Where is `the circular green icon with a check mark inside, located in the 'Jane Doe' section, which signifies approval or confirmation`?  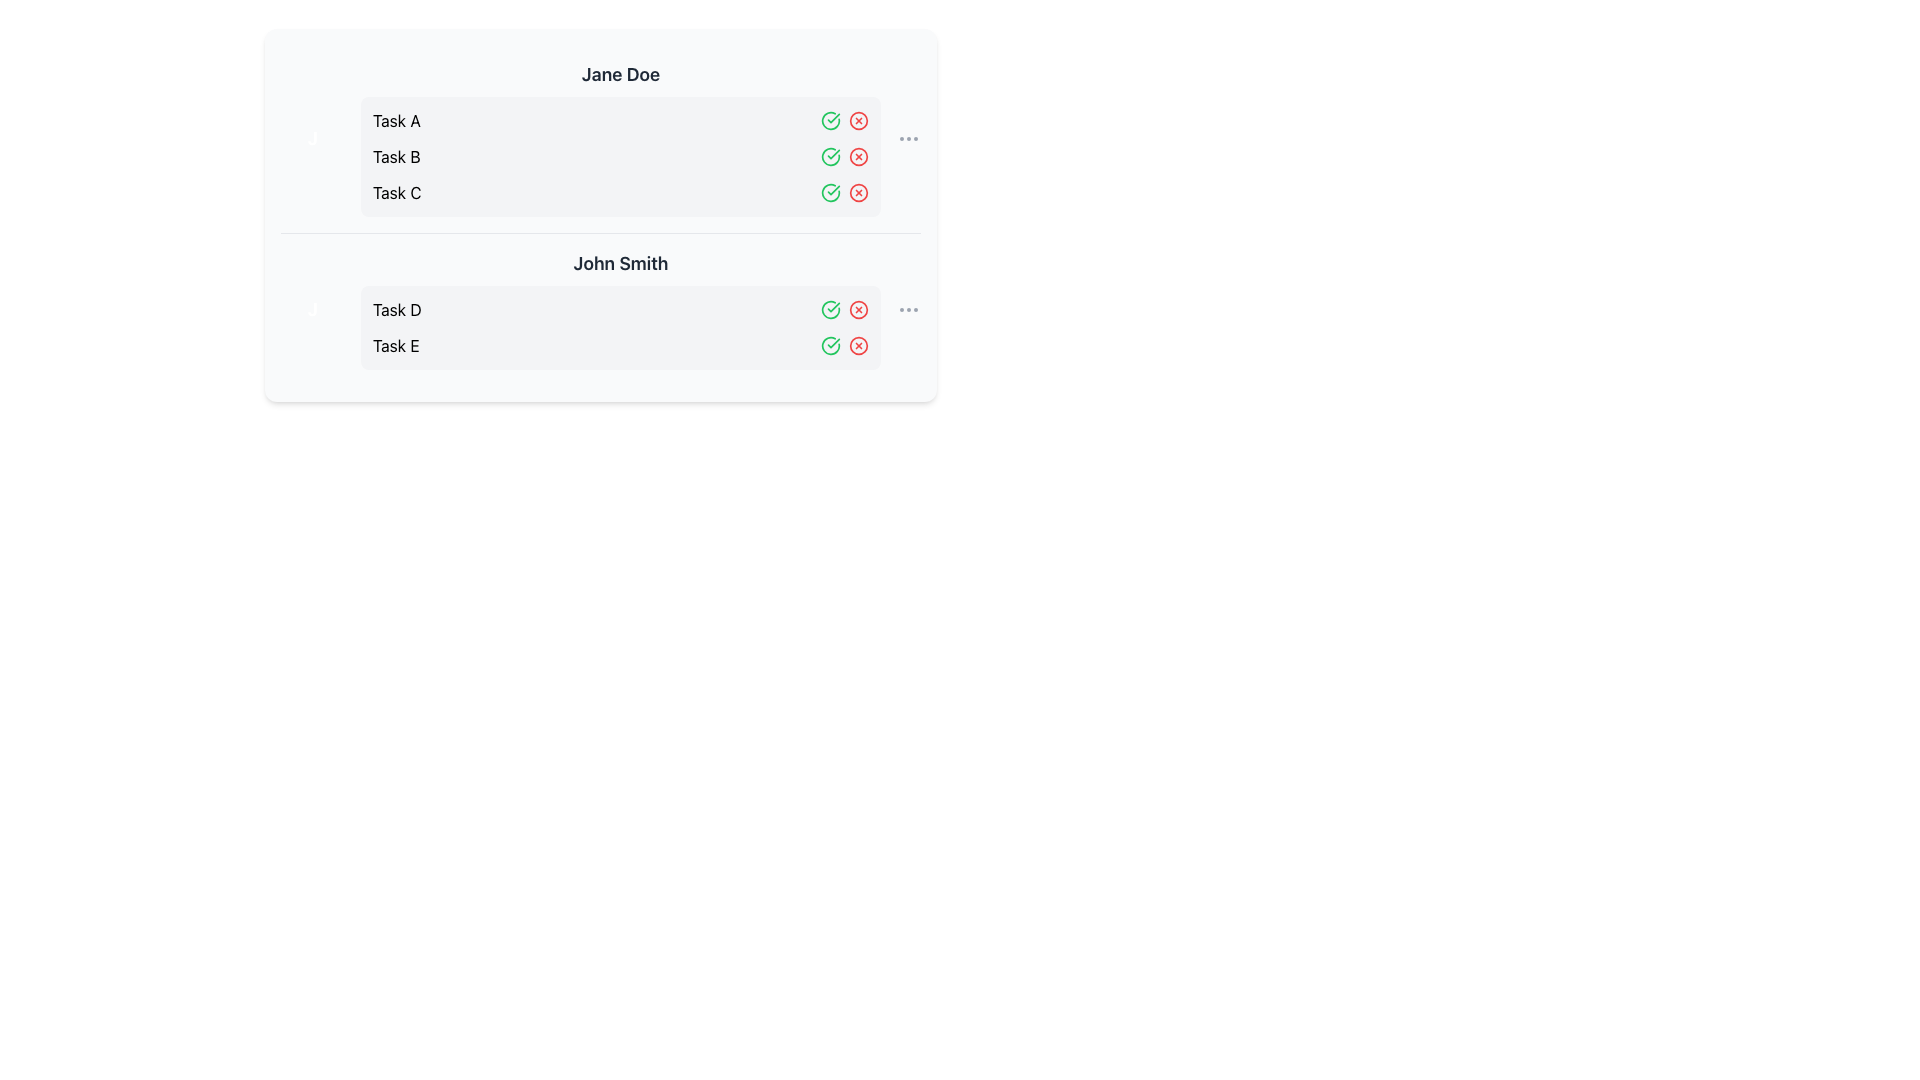
the circular green icon with a check mark inside, located in the 'Jane Doe' section, which signifies approval or confirmation is located at coordinates (830, 156).